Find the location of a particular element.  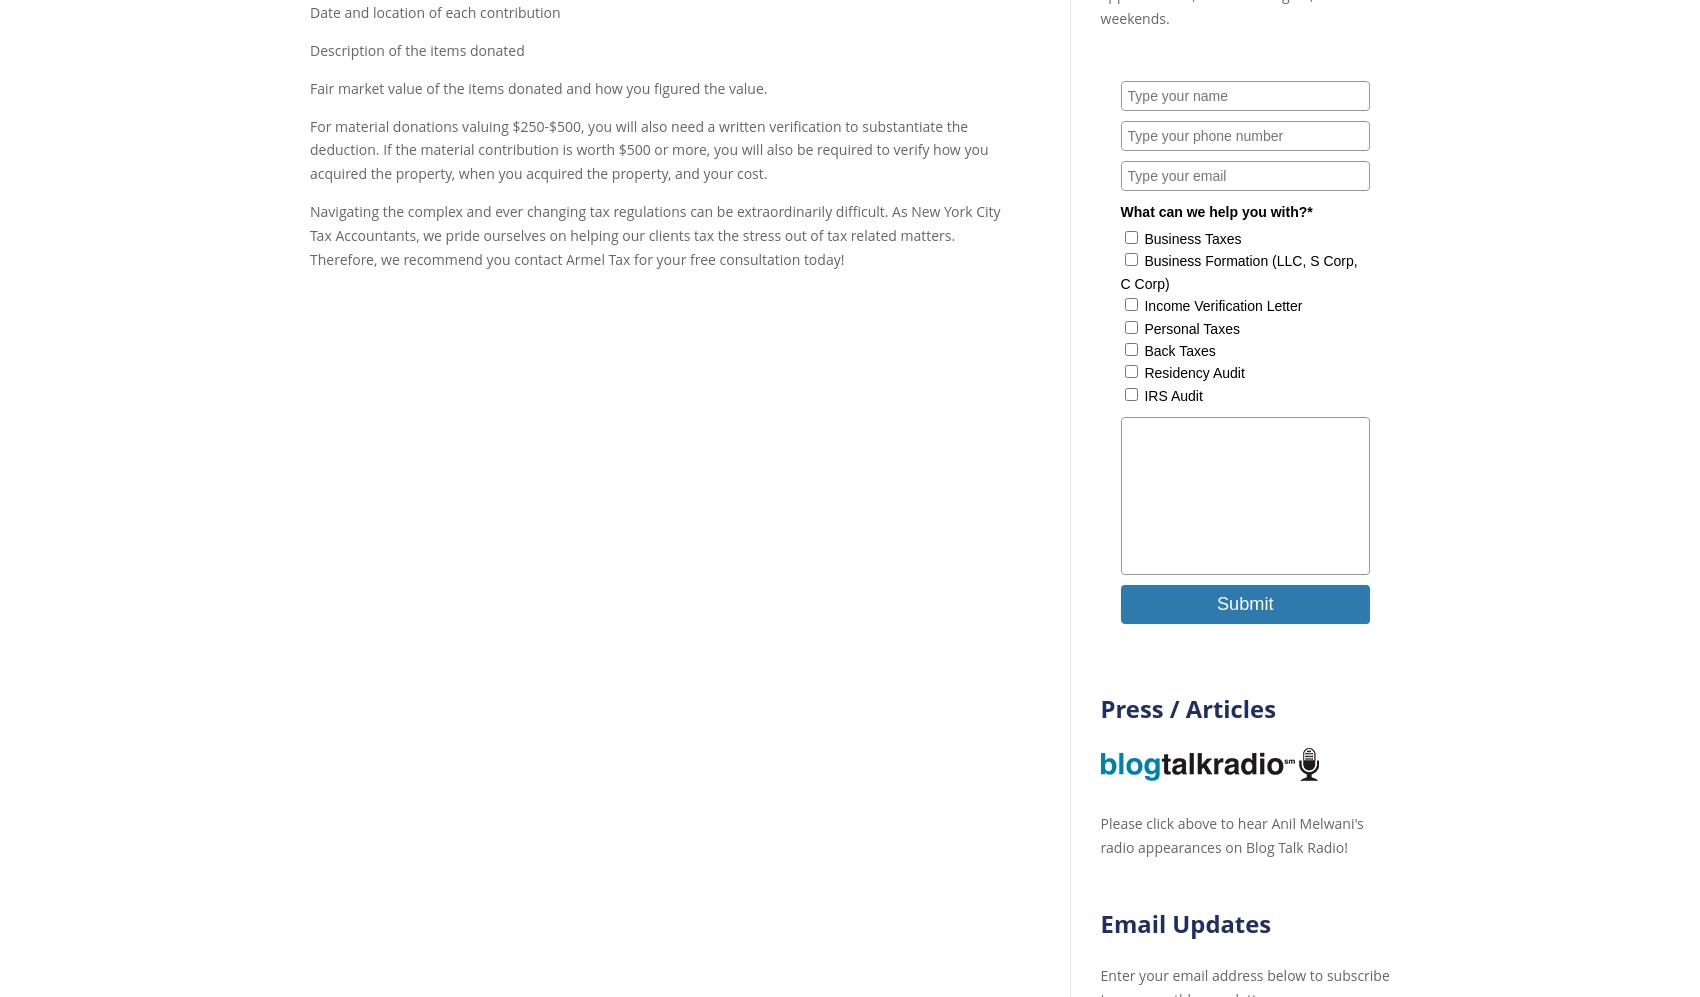

'Press / Articles' is located at coordinates (1186, 706).